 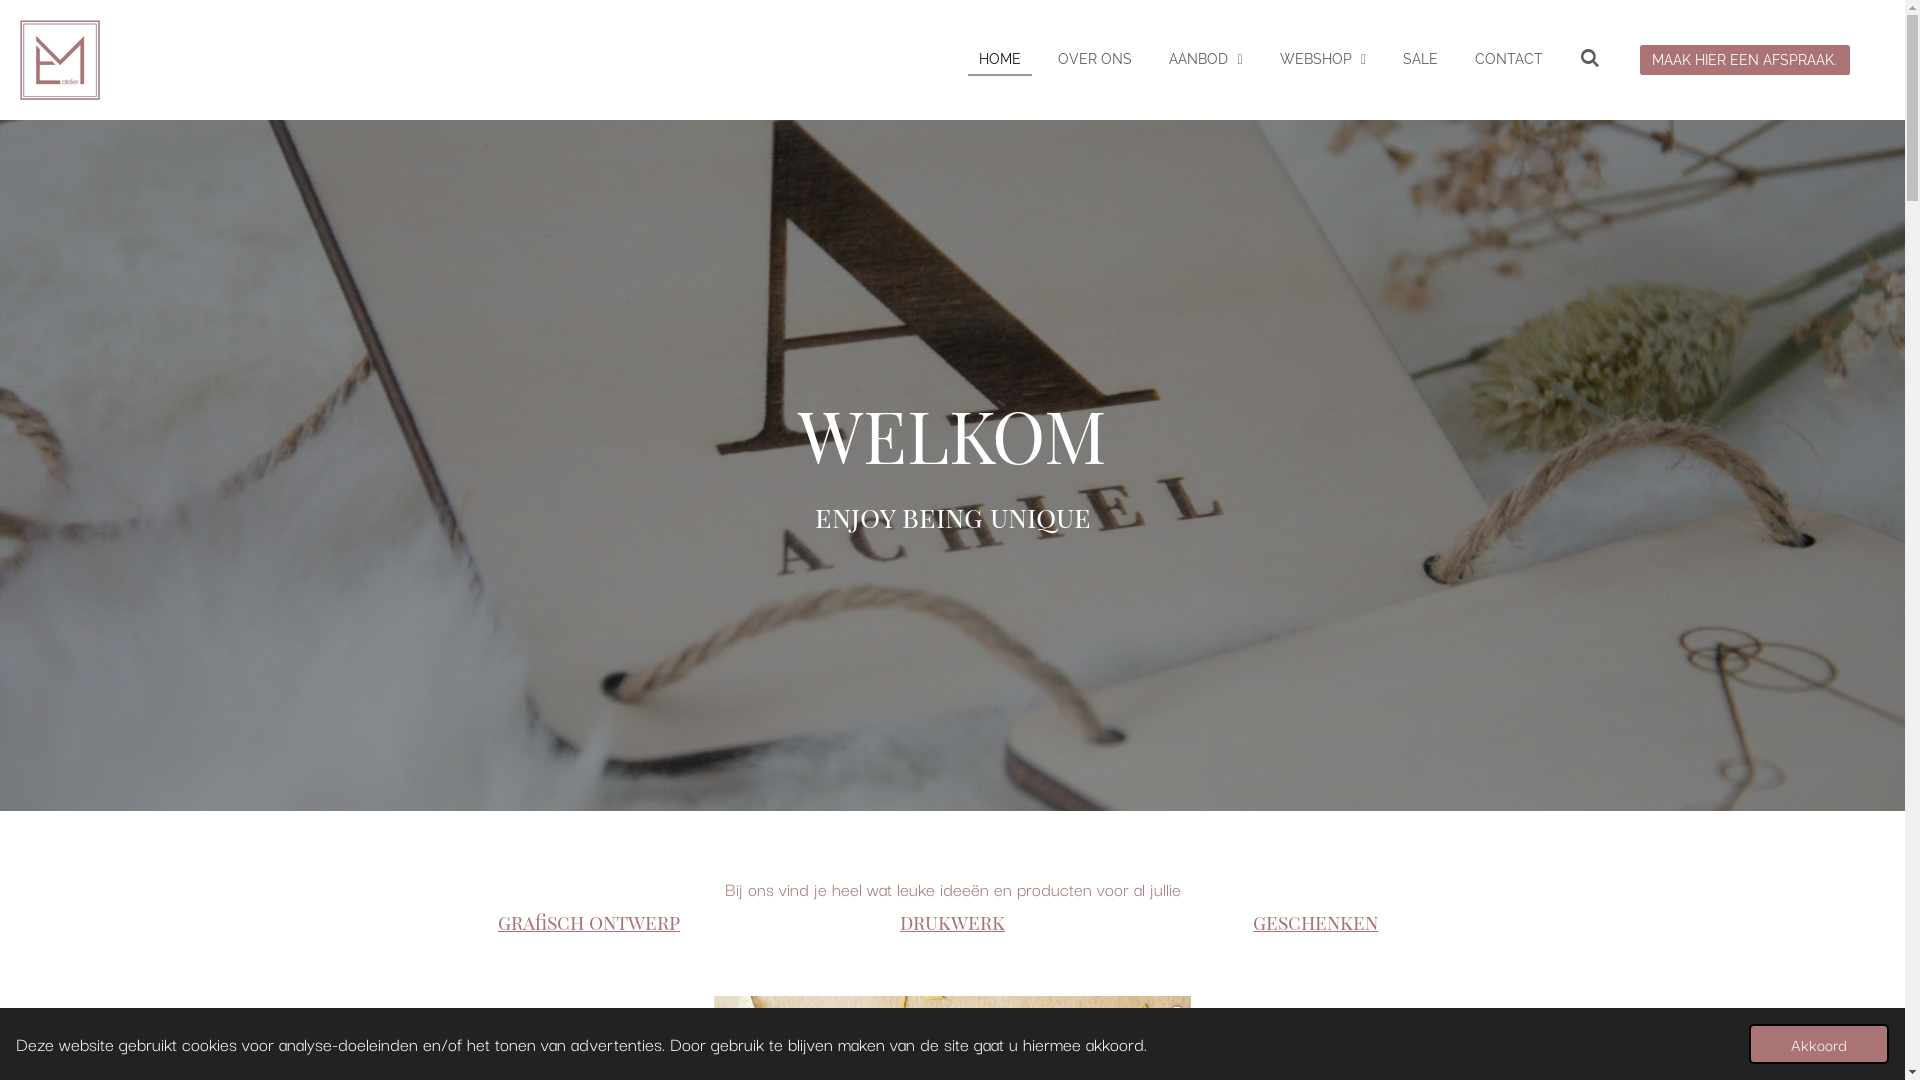 What do you see at coordinates (951, 921) in the screenshot?
I see `'drukwerk'` at bounding box center [951, 921].